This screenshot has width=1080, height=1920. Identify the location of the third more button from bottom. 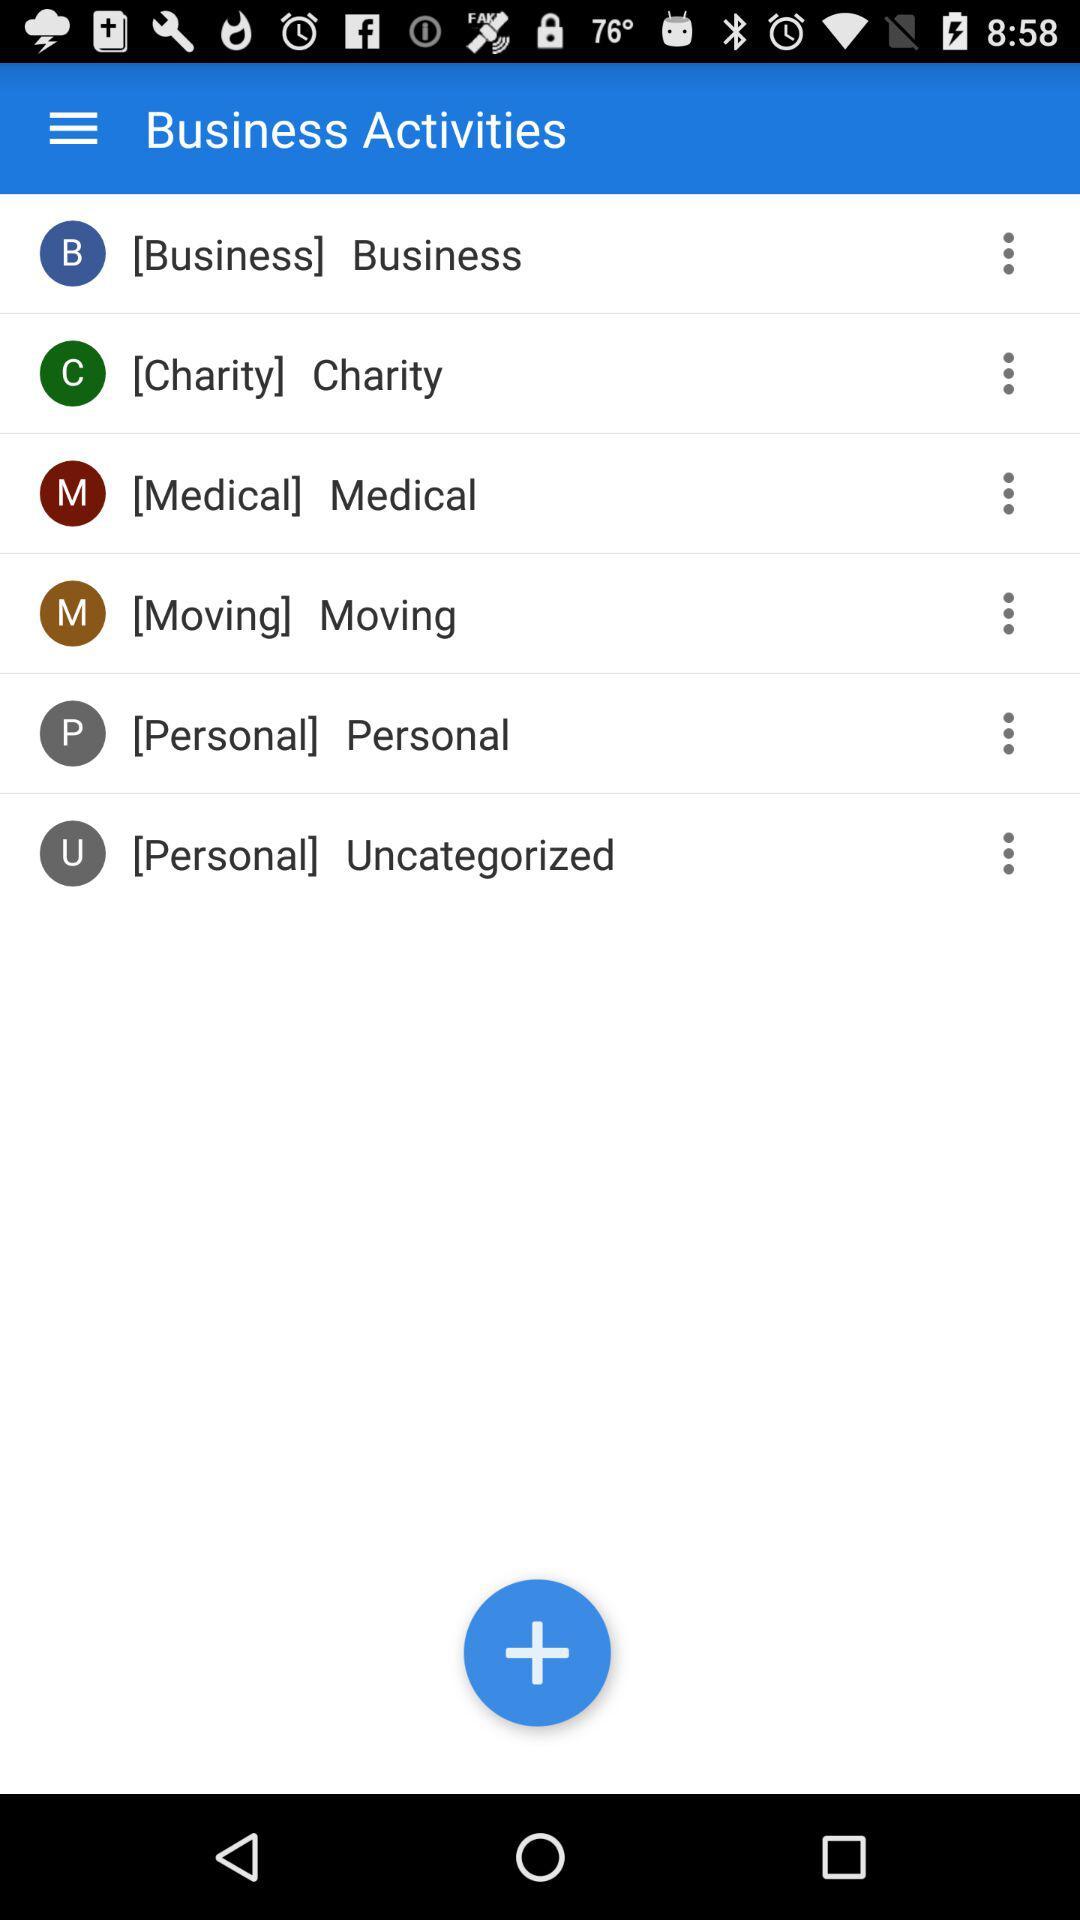
(1015, 612).